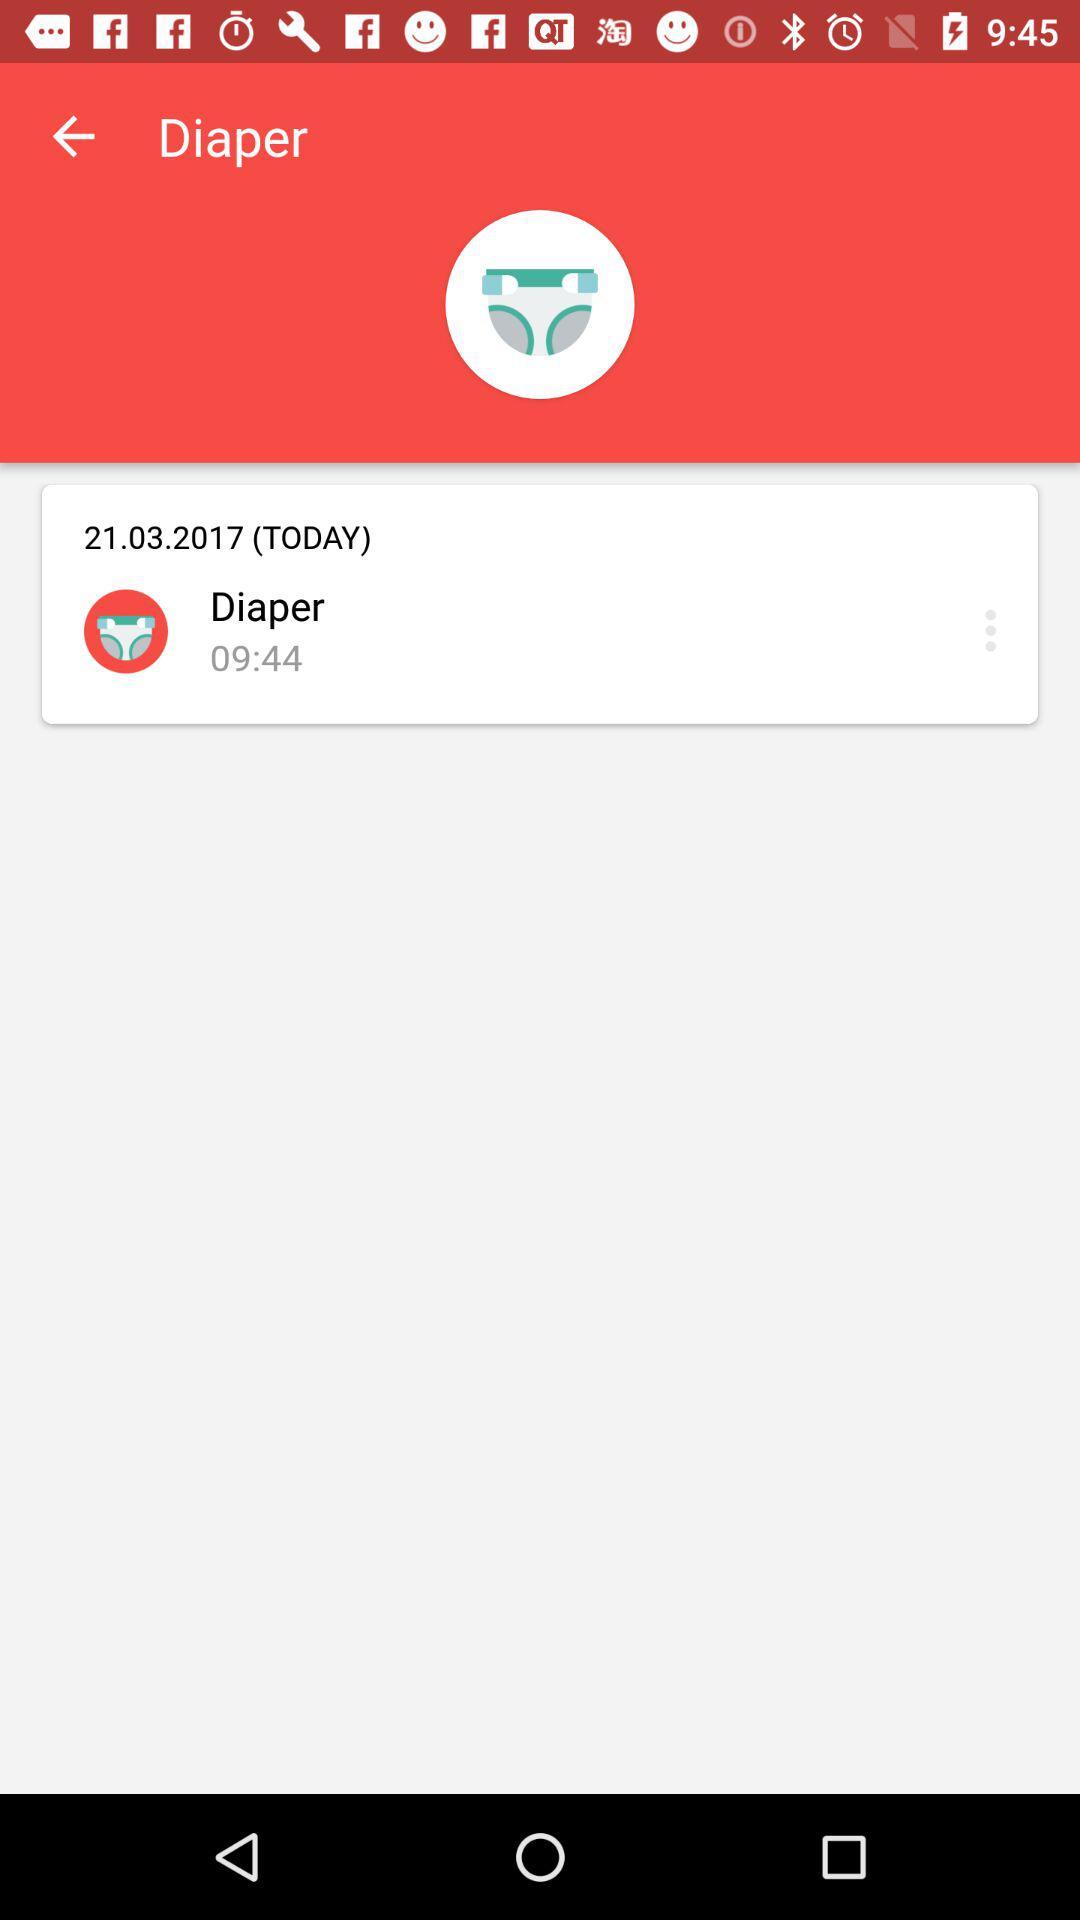 The image size is (1080, 1920). Describe the element at coordinates (995, 629) in the screenshot. I see `click more options` at that location.